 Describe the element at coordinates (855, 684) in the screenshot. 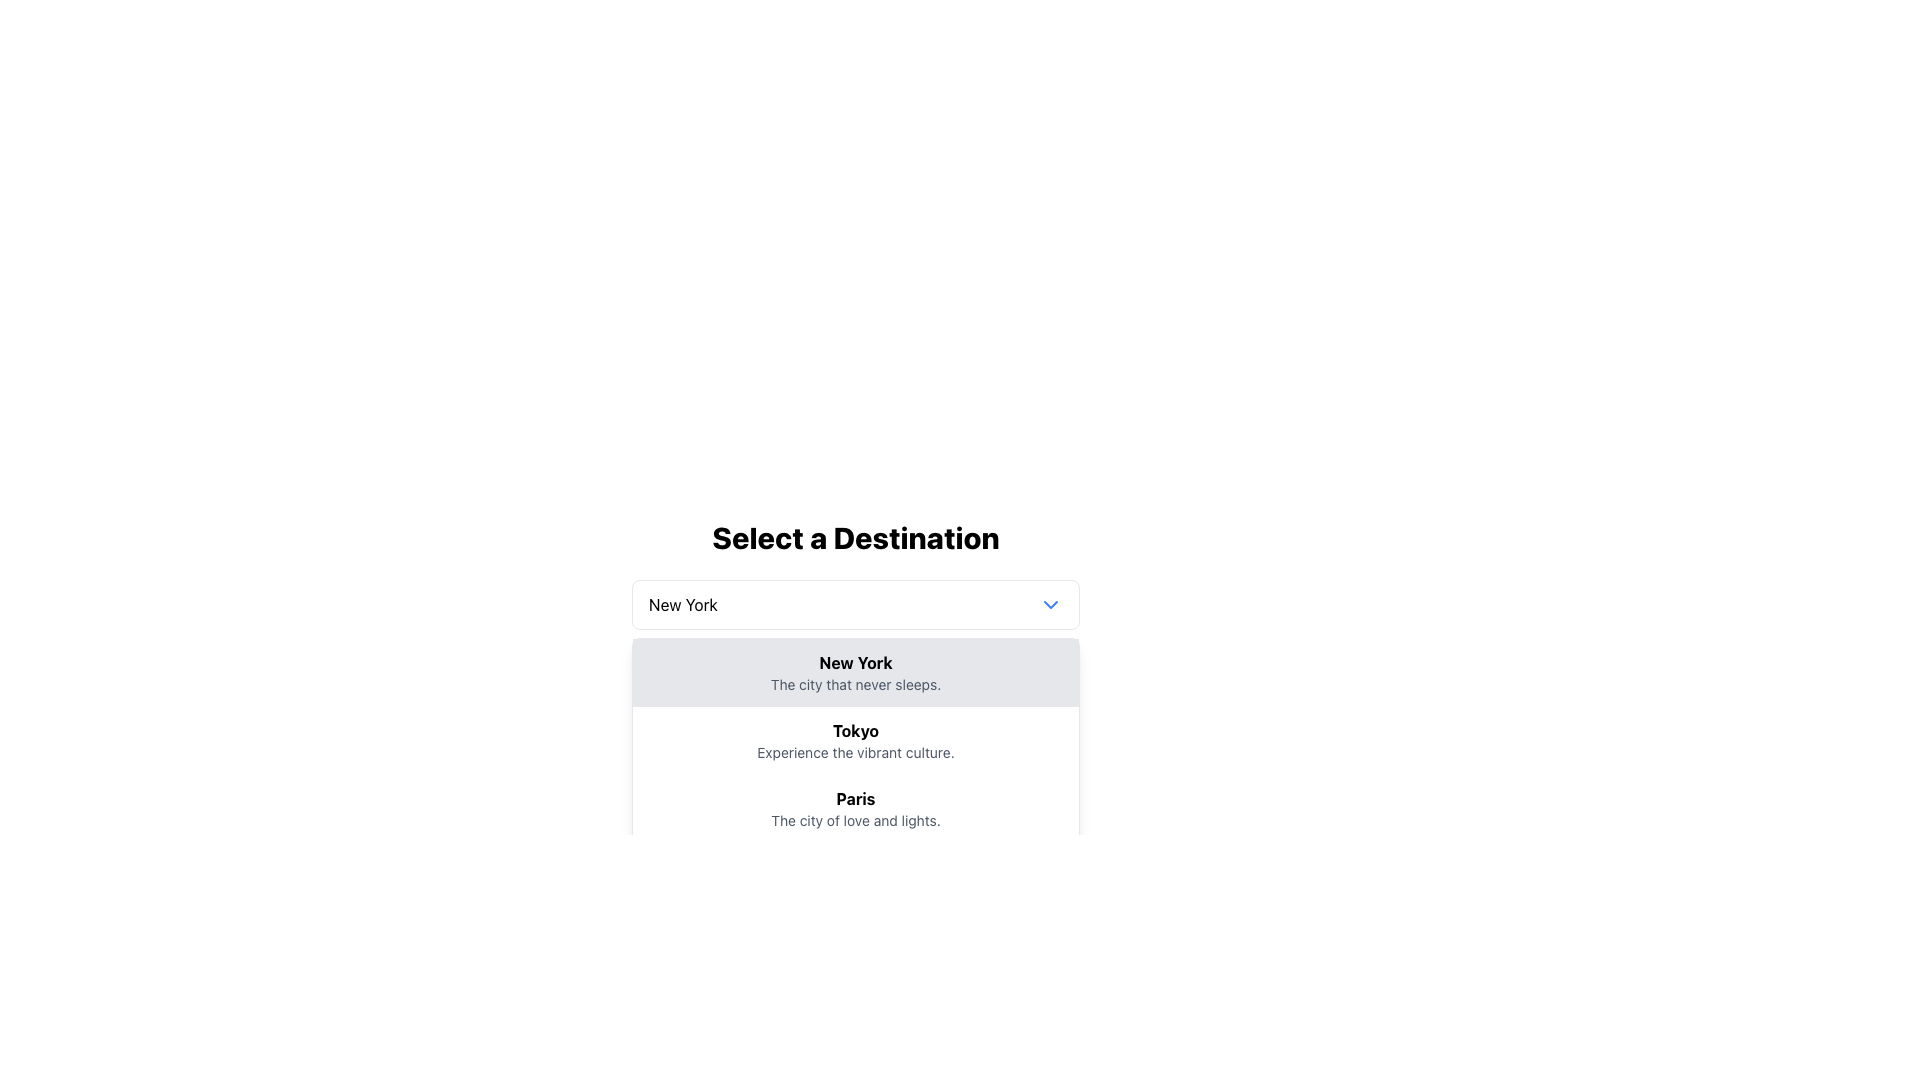

I see `the Text Label displaying 'The city that never sleeps.' which is positioned beneath the bold 'New York' text in the dropdown menu` at that location.